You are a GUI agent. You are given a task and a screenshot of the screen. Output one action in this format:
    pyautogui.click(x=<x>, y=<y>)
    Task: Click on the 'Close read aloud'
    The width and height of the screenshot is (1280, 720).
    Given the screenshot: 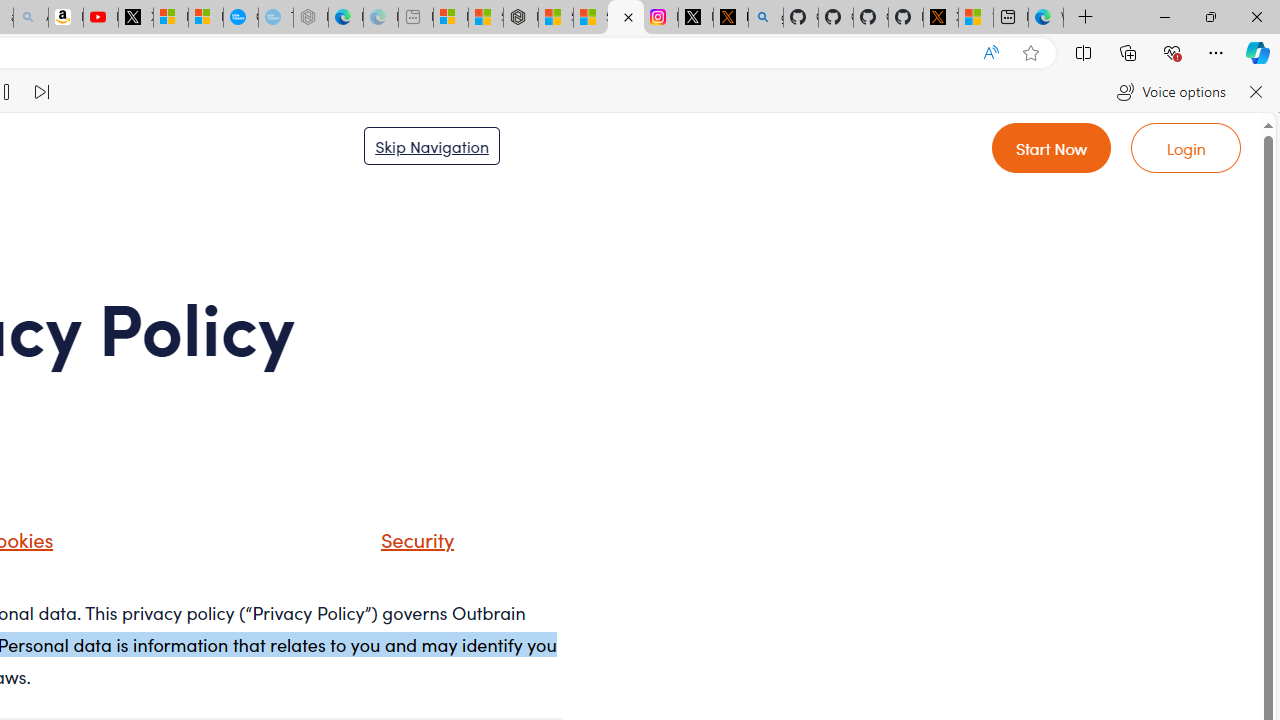 What is the action you would take?
    pyautogui.click(x=1254, y=92)
    